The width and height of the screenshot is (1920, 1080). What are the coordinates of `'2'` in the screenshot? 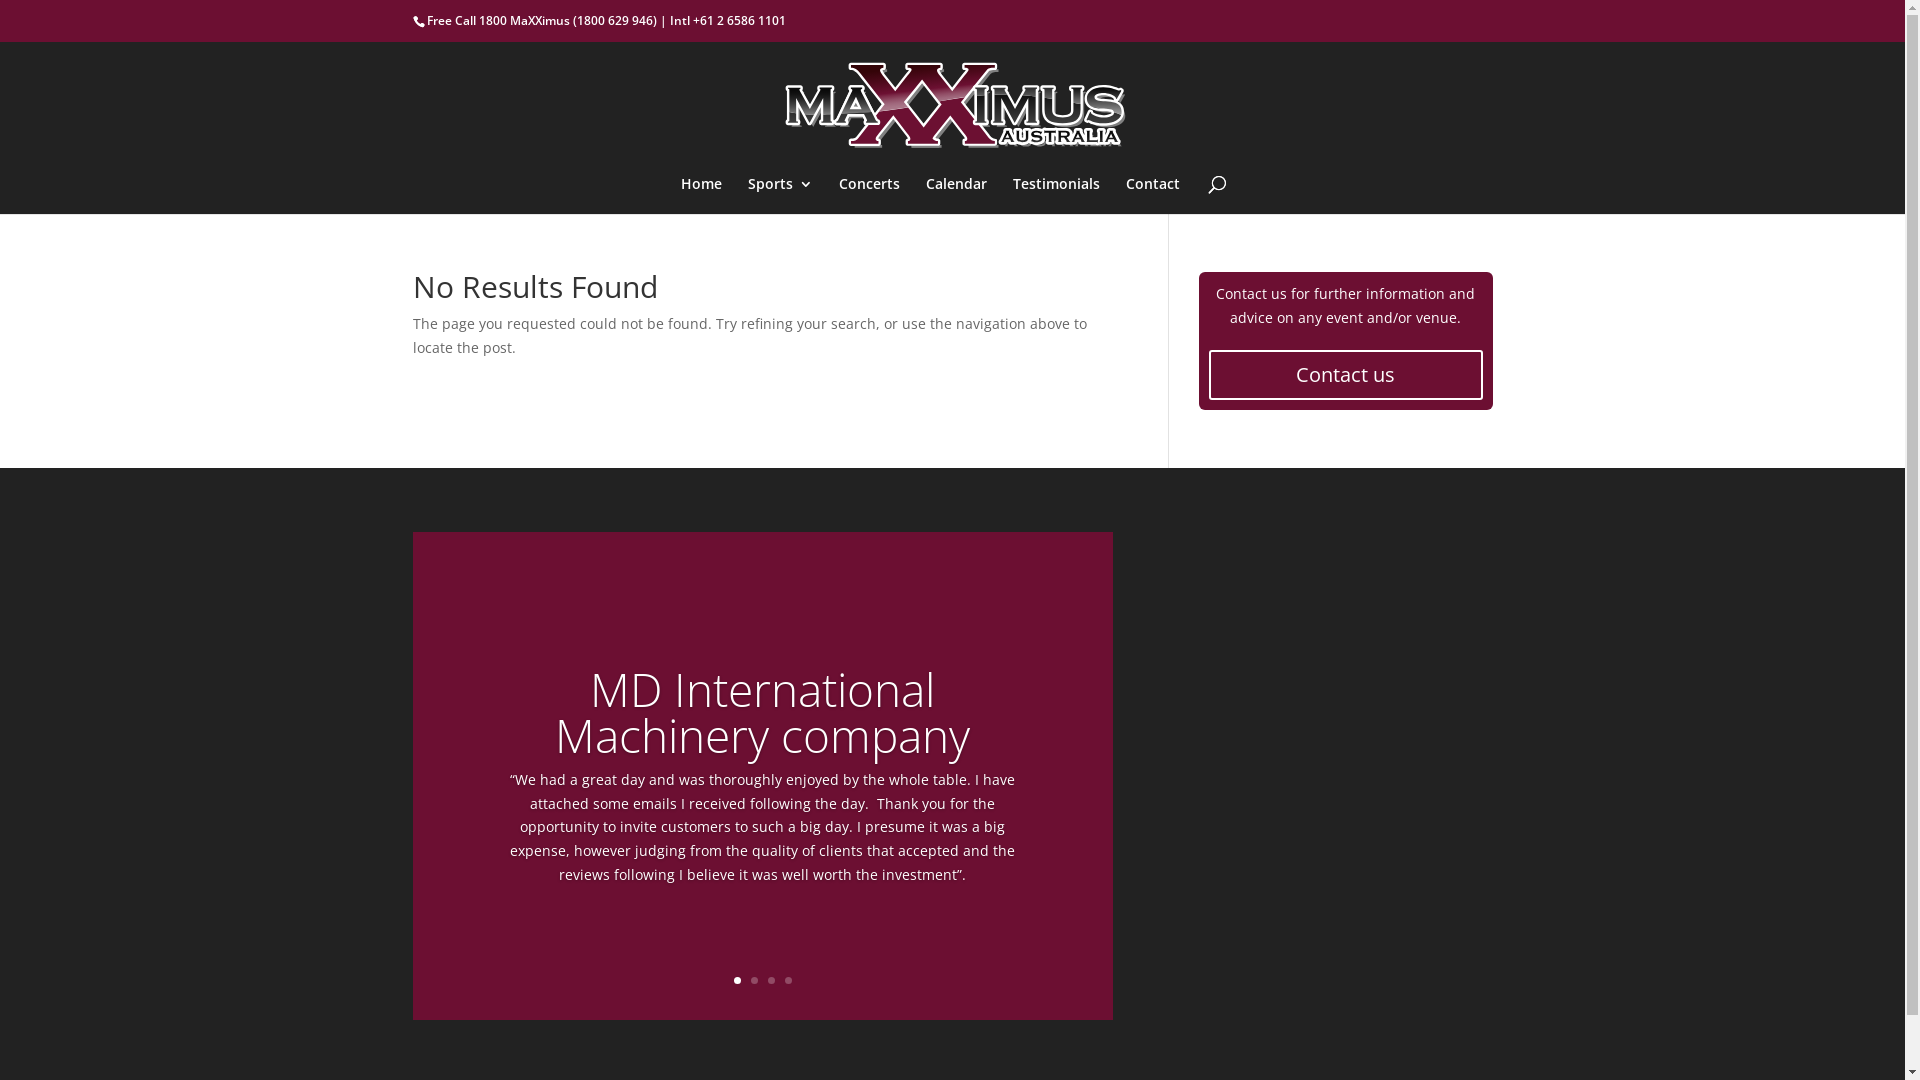 It's located at (753, 979).